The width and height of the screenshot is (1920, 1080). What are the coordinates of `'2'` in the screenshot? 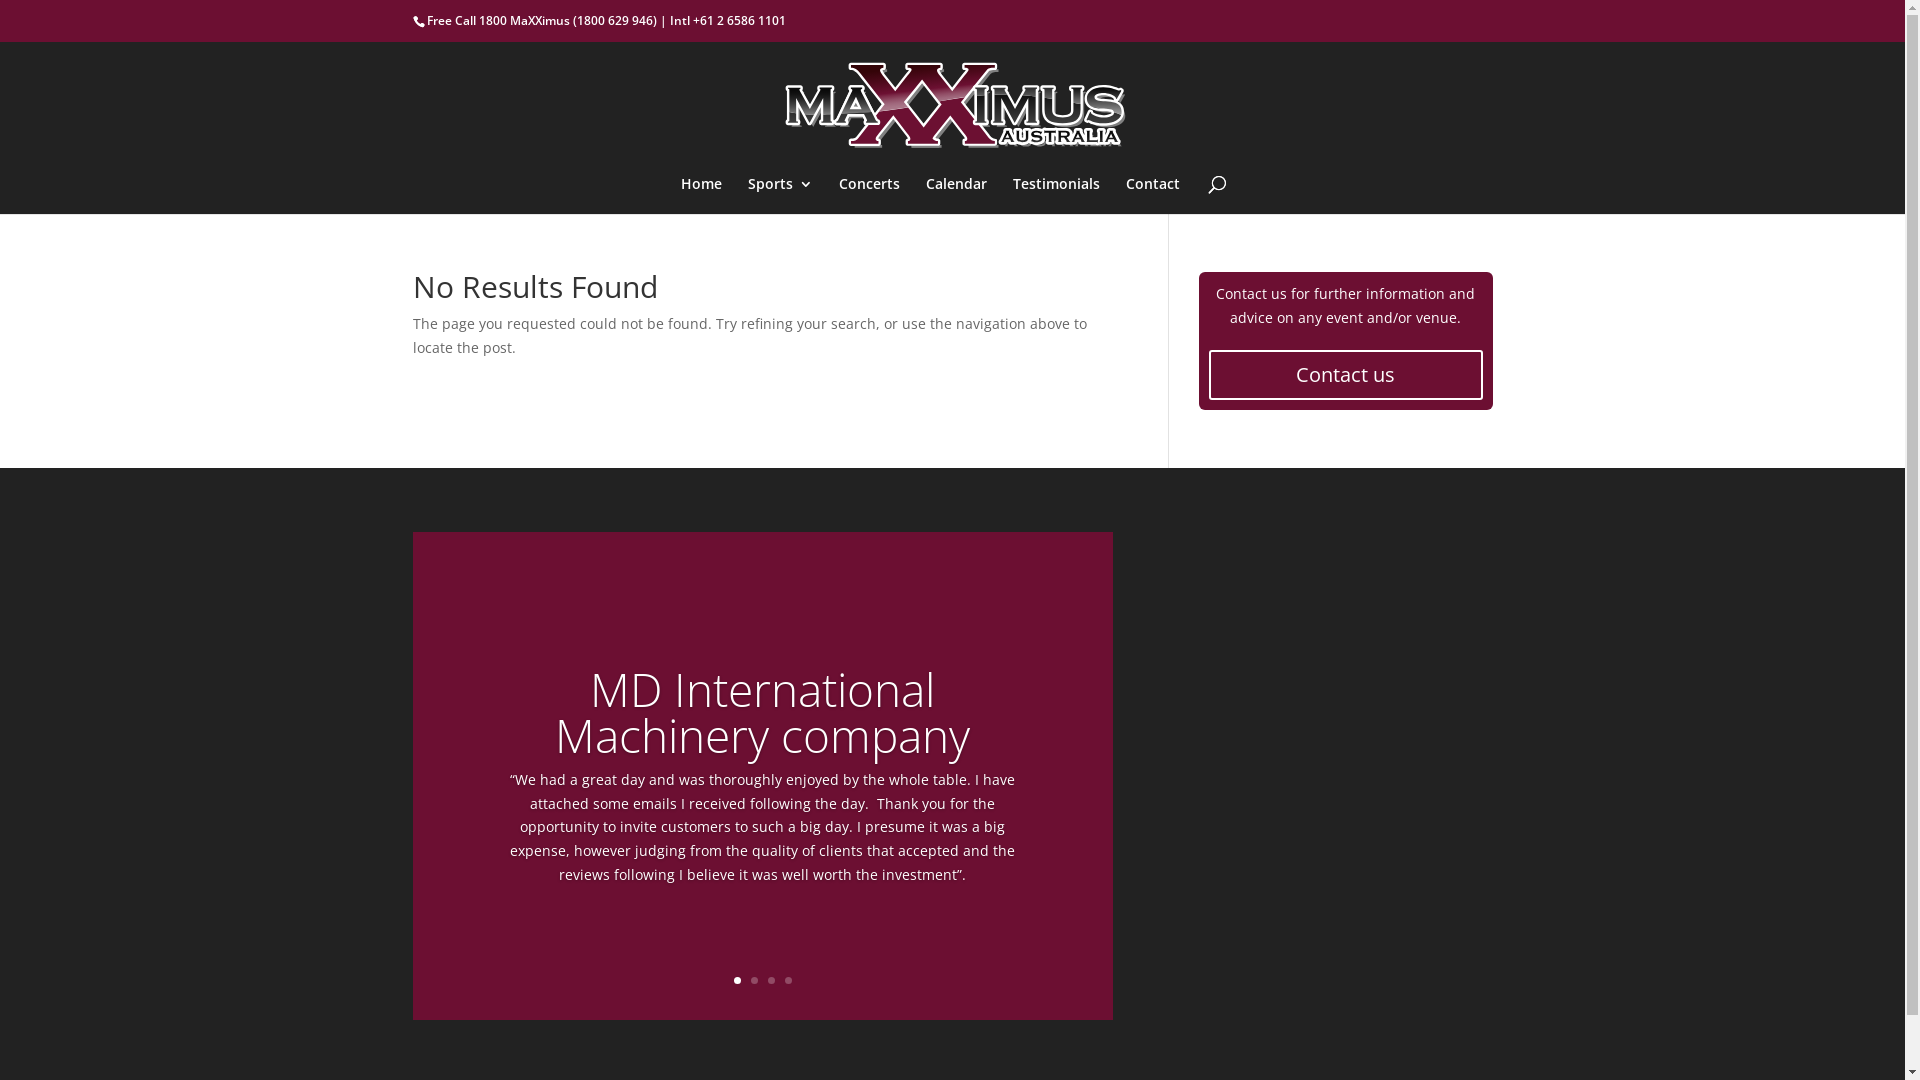 It's located at (753, 979).